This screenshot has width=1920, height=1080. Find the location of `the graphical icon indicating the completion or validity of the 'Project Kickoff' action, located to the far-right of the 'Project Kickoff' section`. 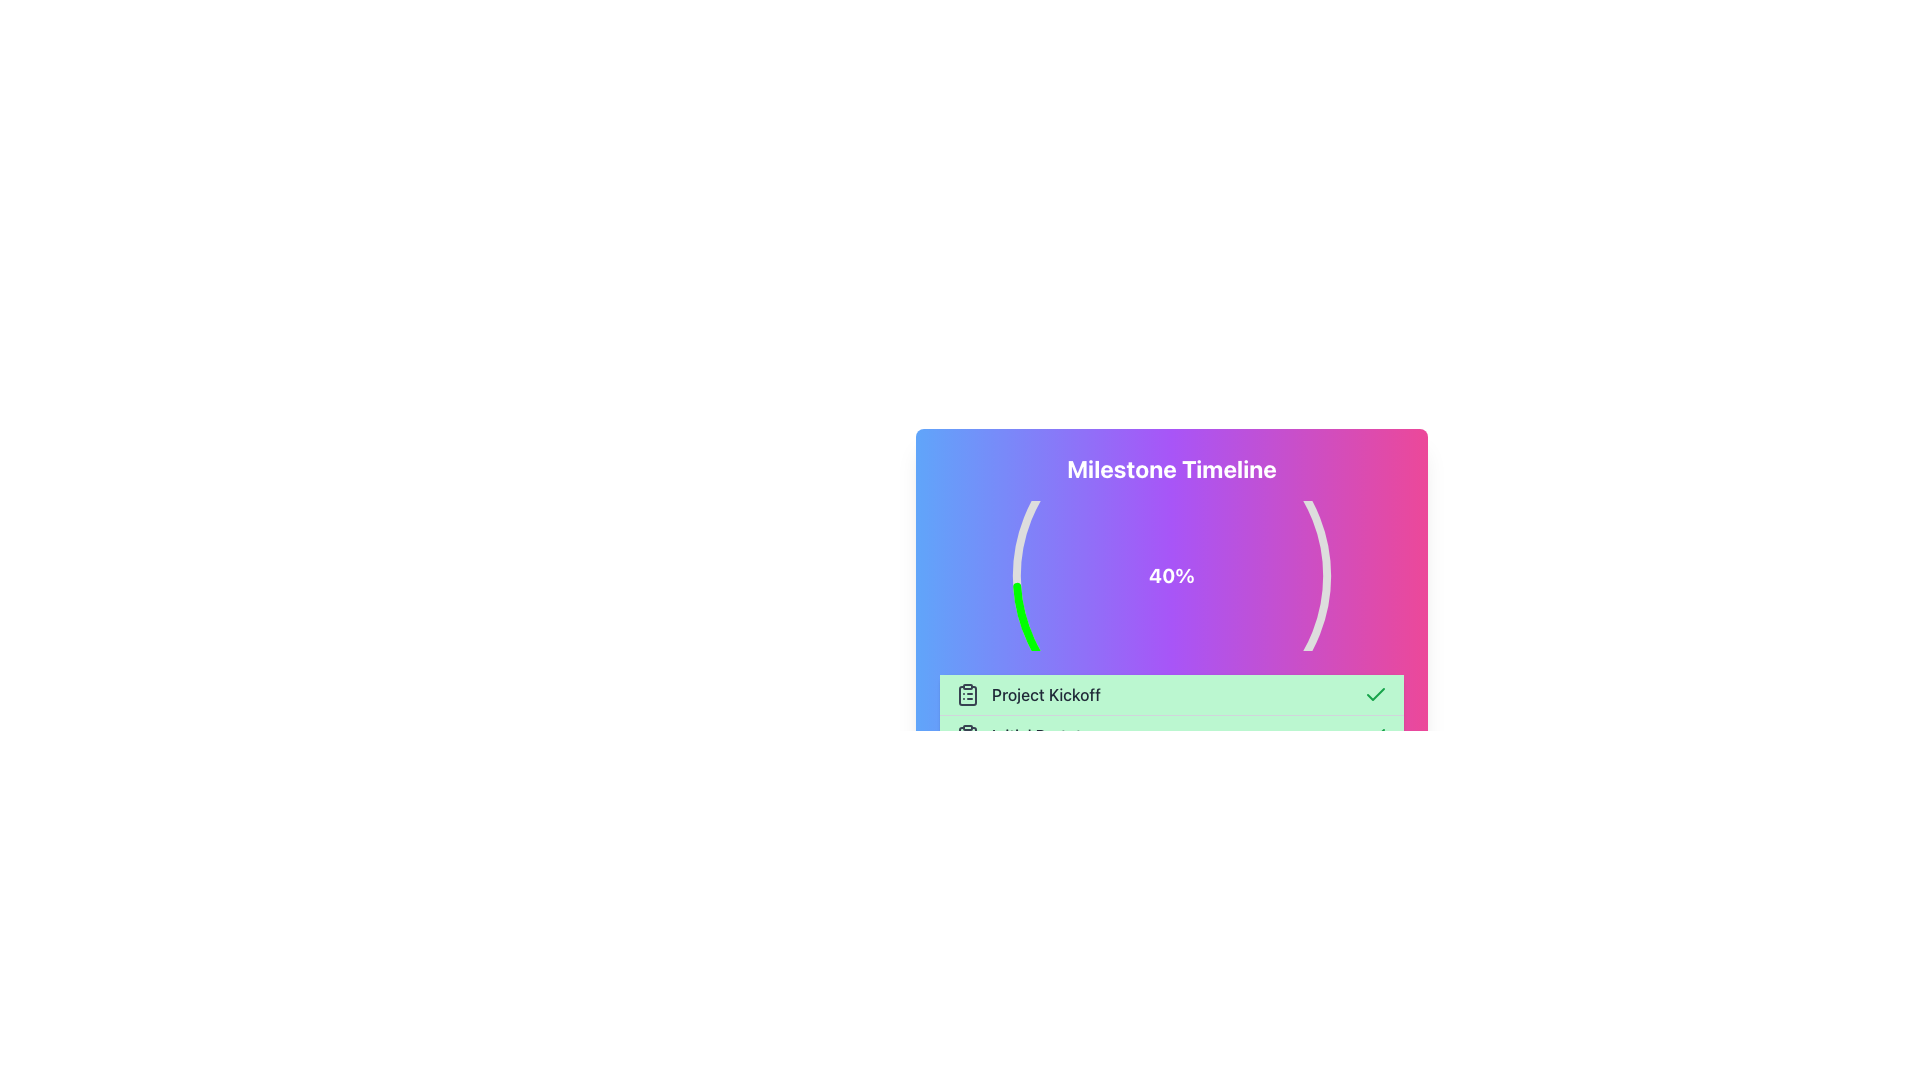

the graphical icon indicating the completion or validity of the 'Project Kickoff' action, located to the far-right of the 'Project Kickoff' section is located at coordinates (1375, 693).